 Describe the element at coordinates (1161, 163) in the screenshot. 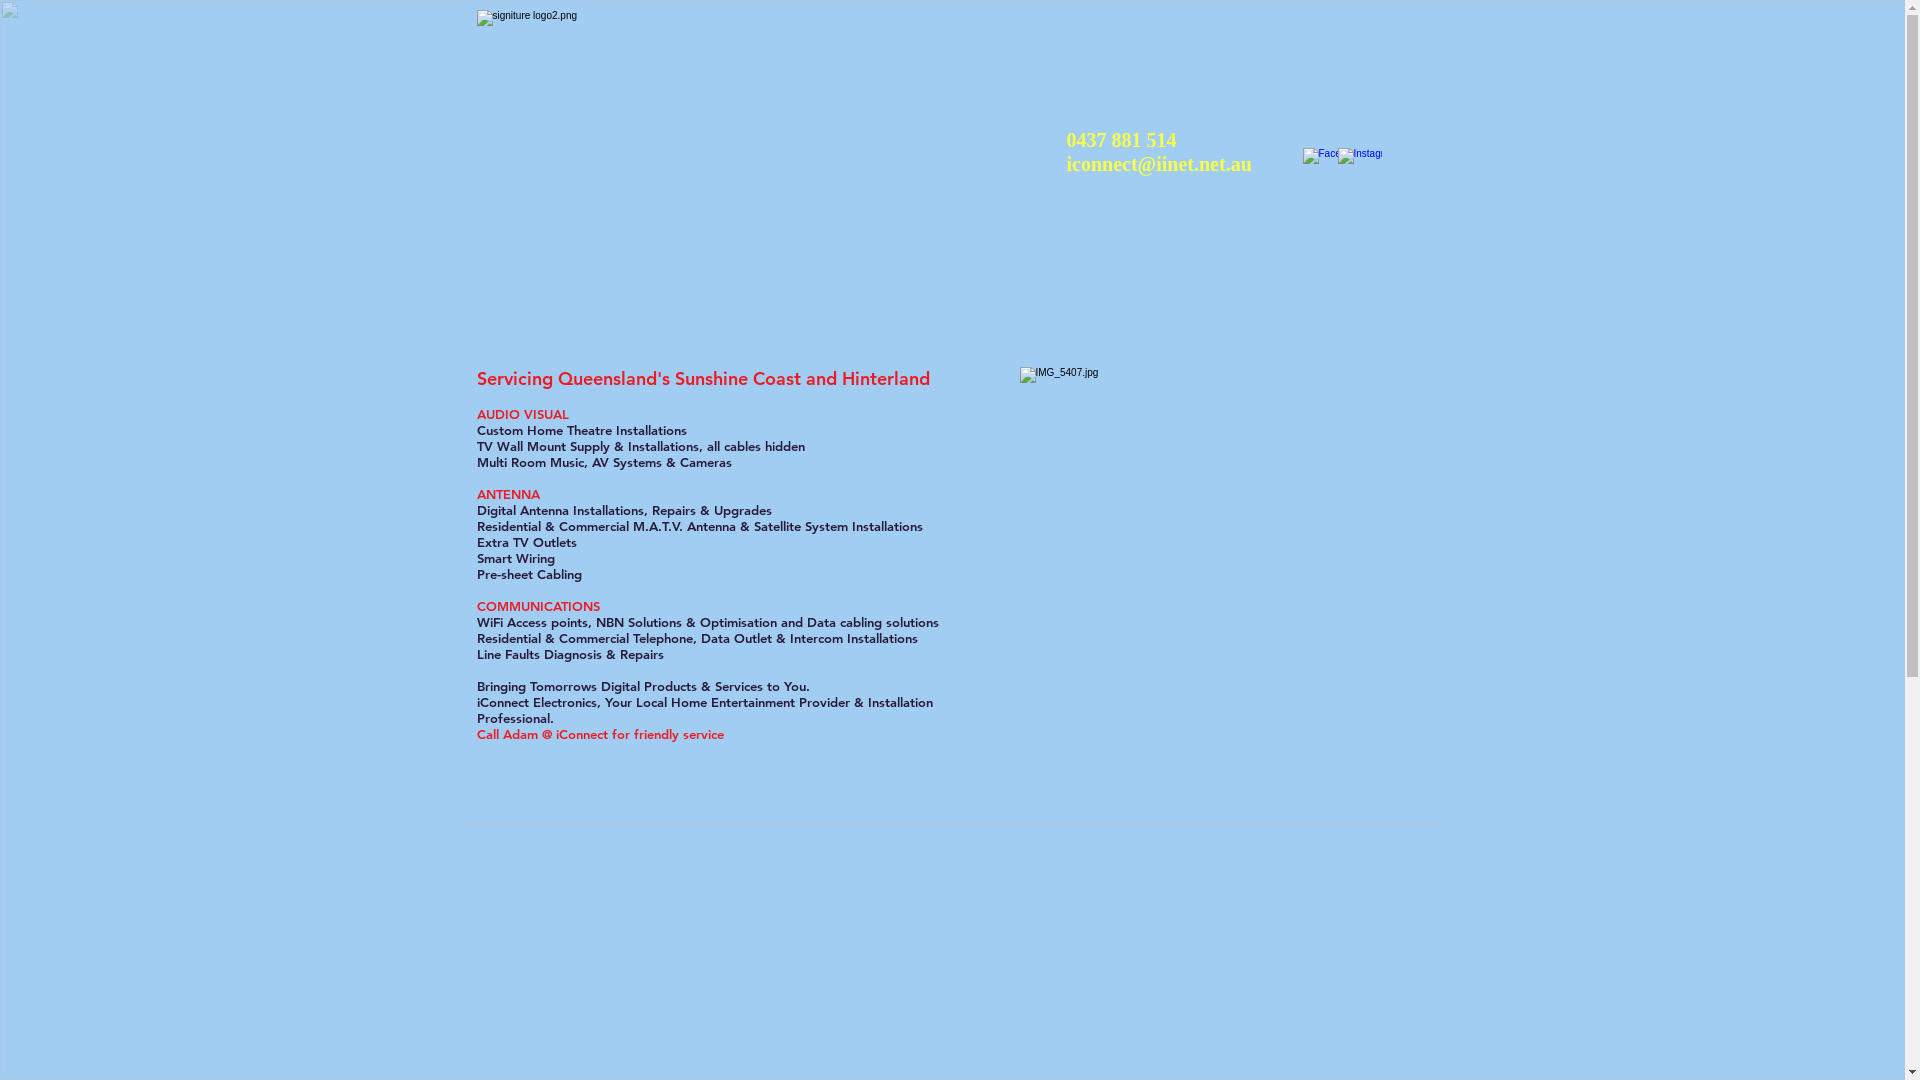

I see `'iconnect@iinet.net.au '` at that location.